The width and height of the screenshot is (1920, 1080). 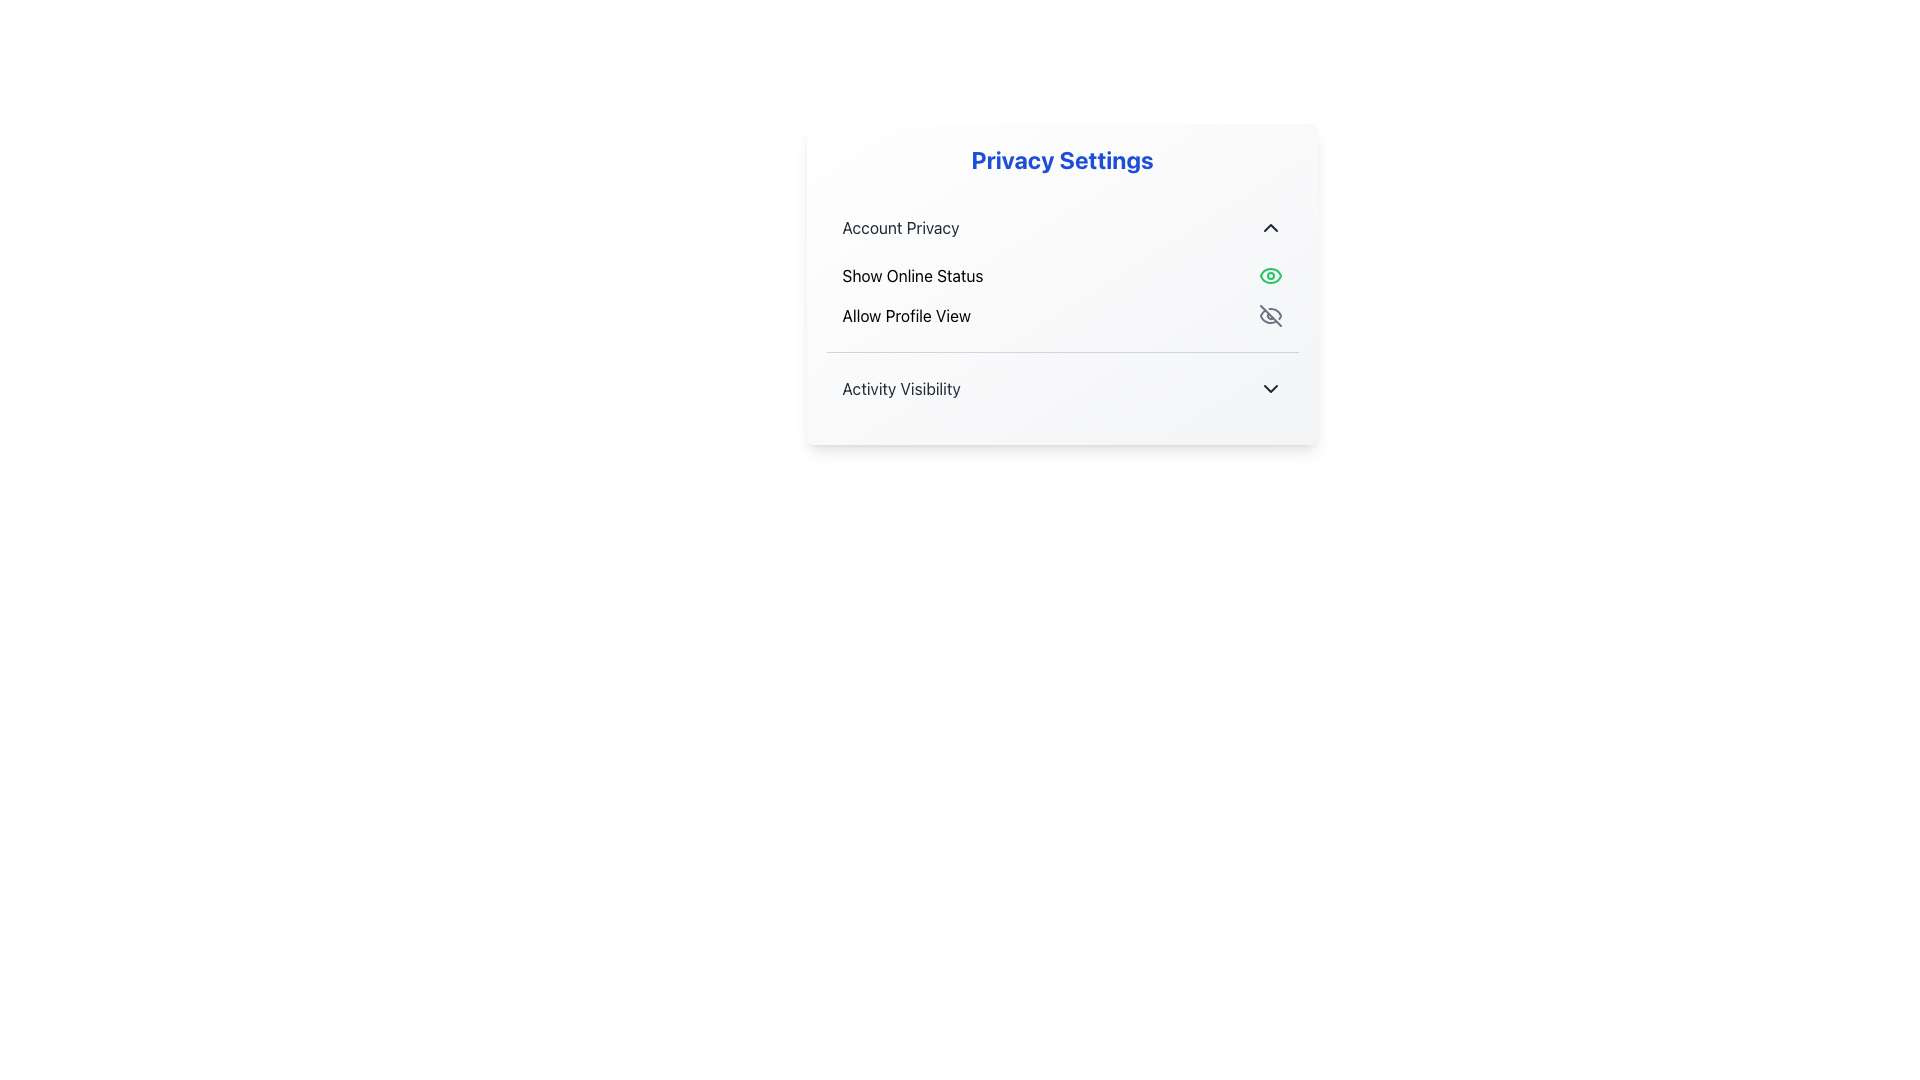 What do you see at coordinates (1061, 389) in the screenshot?
I see `the 'Activity Visibility' dropdown trigger` at bounding box center [1061, 389].